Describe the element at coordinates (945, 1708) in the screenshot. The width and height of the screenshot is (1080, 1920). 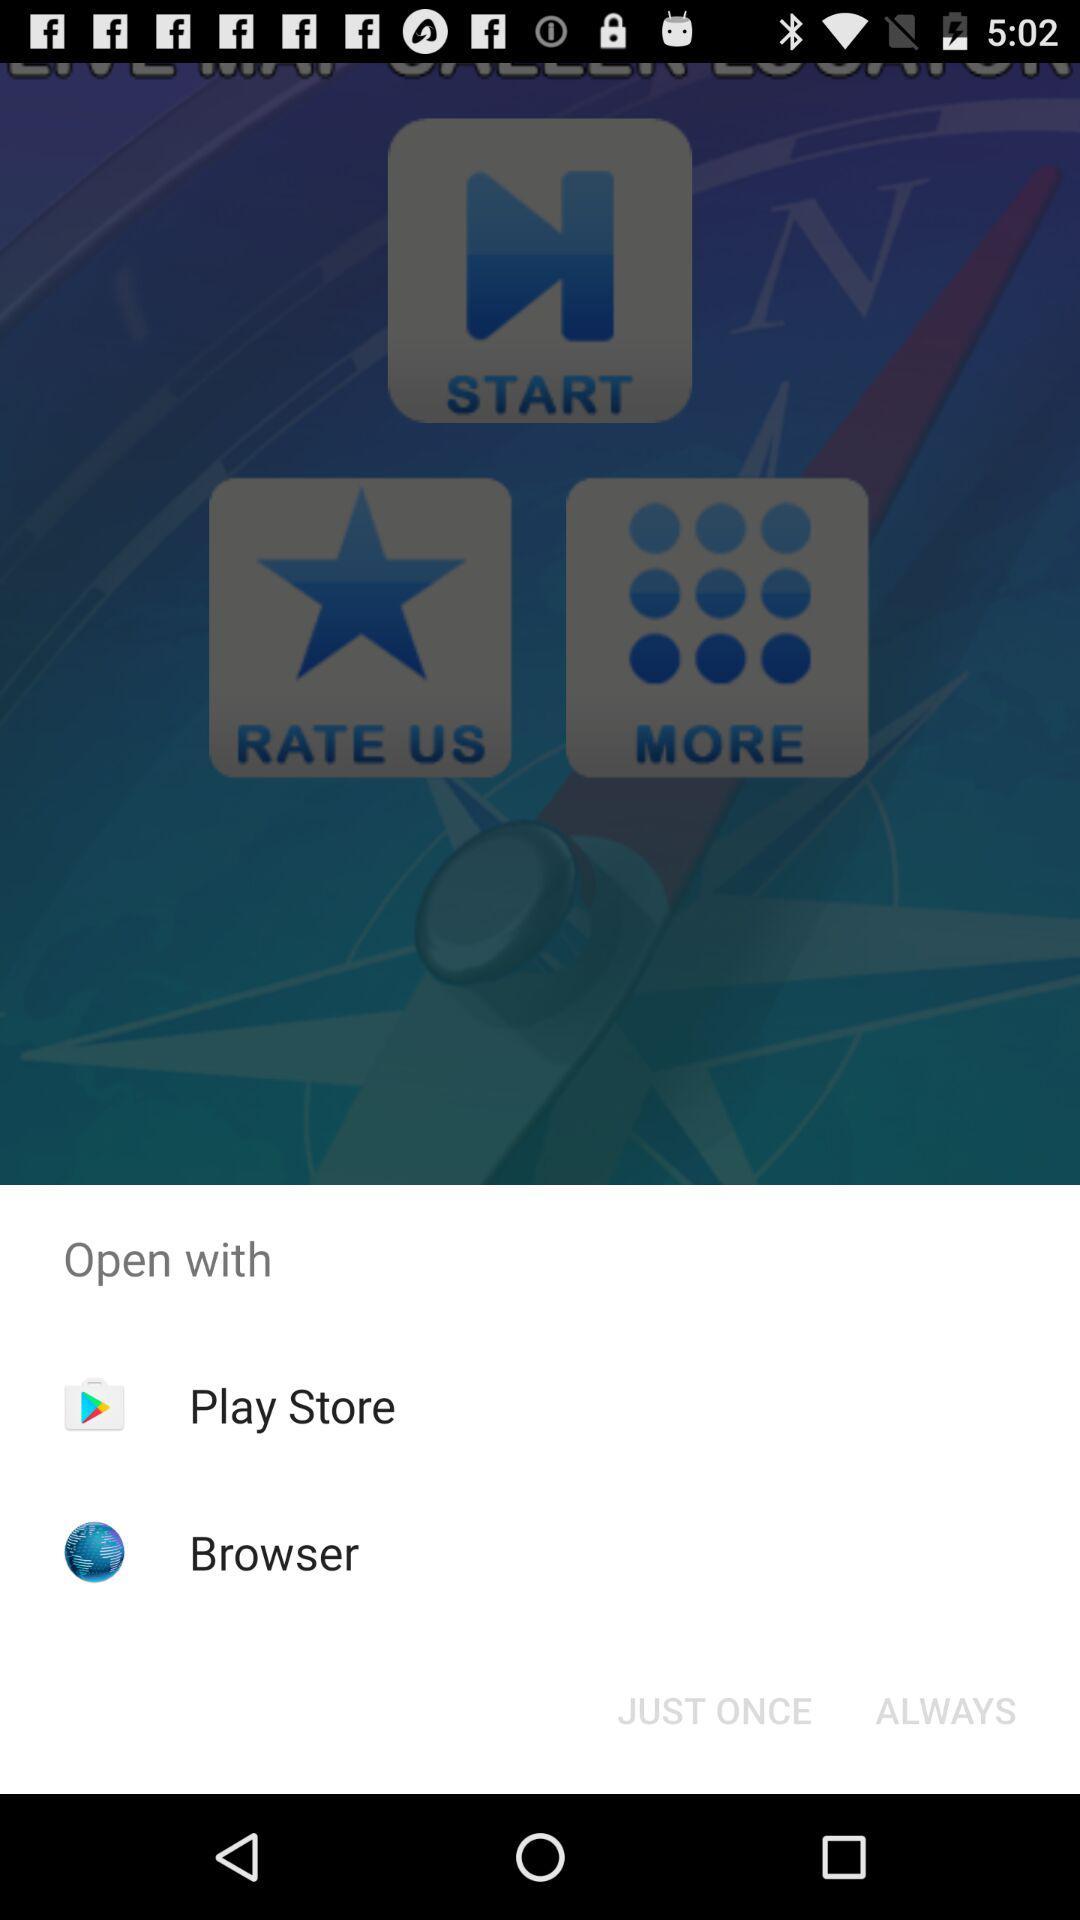
I see `item to the right of just once item` at that location.